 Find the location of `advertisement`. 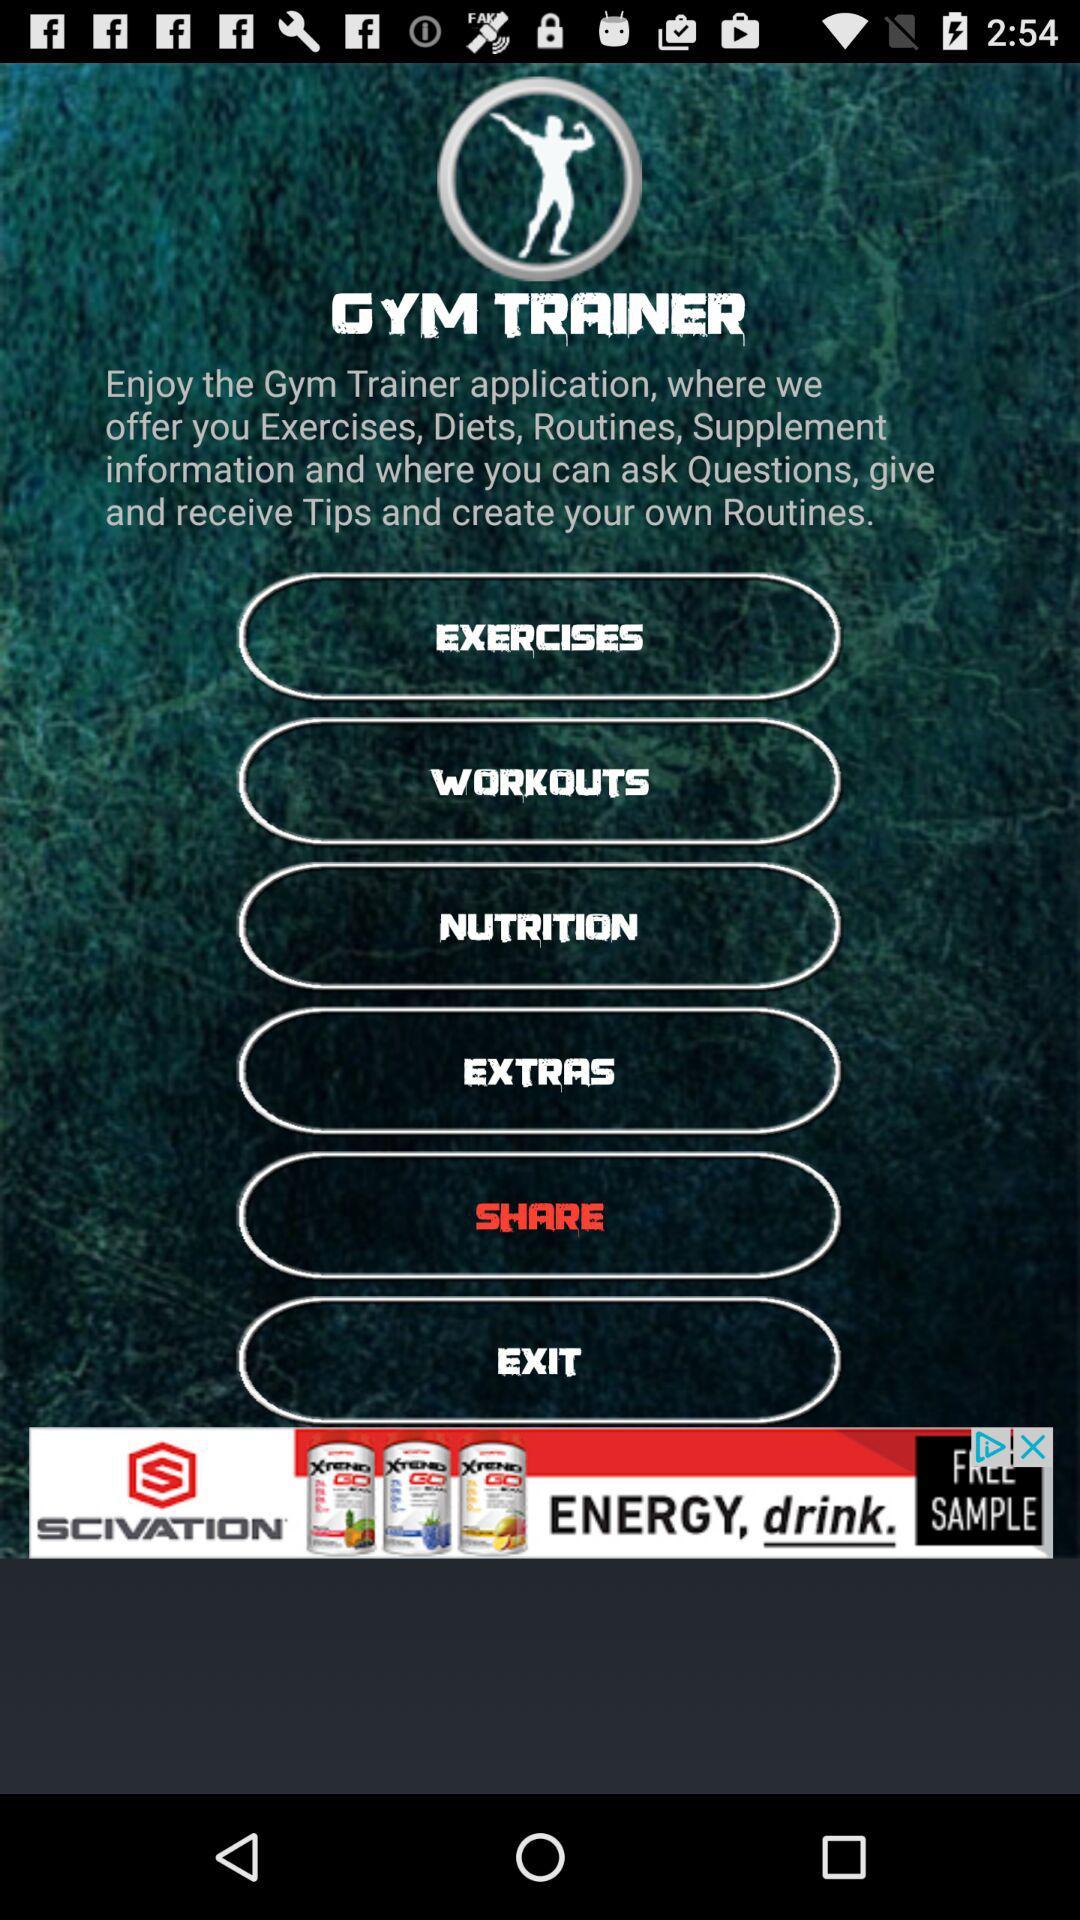

advertisement is located at coordinates (540, 1492).